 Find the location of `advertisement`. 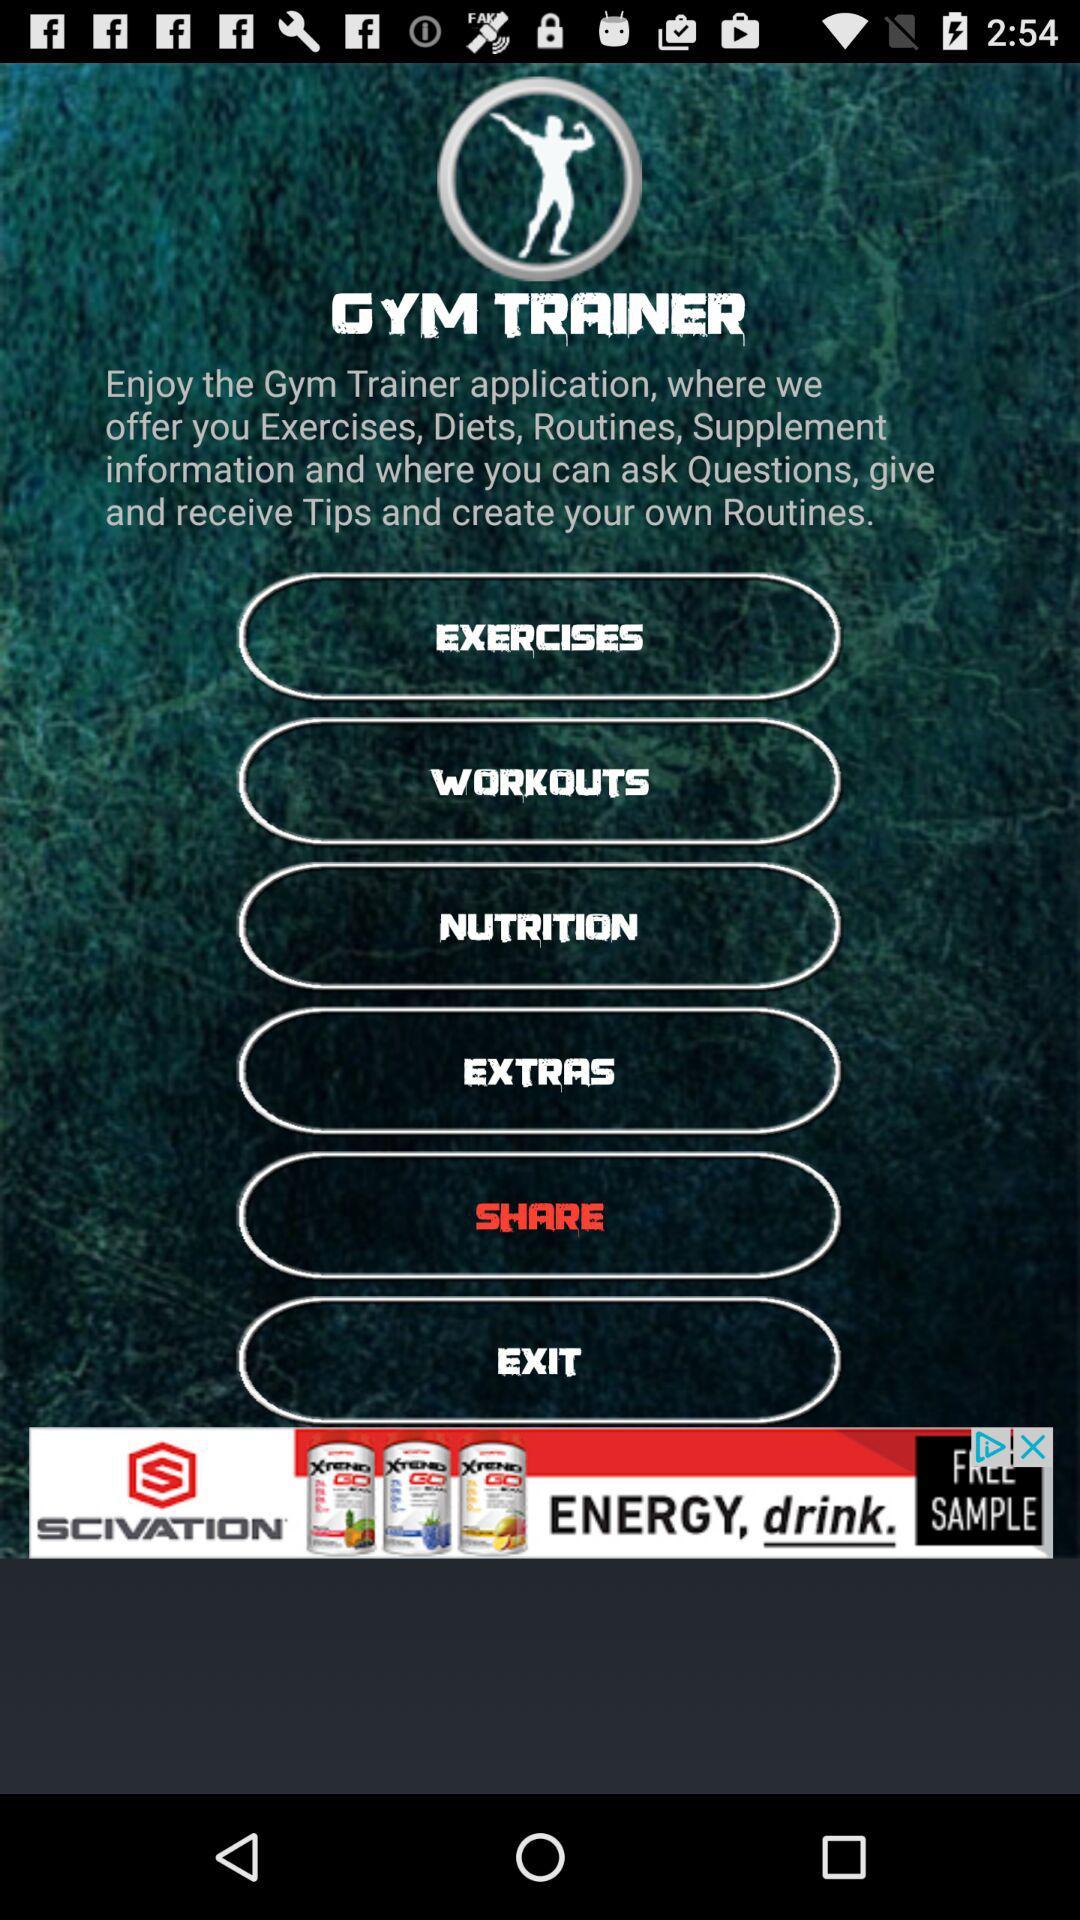

advertisement is located at coordinates (540, 1492).